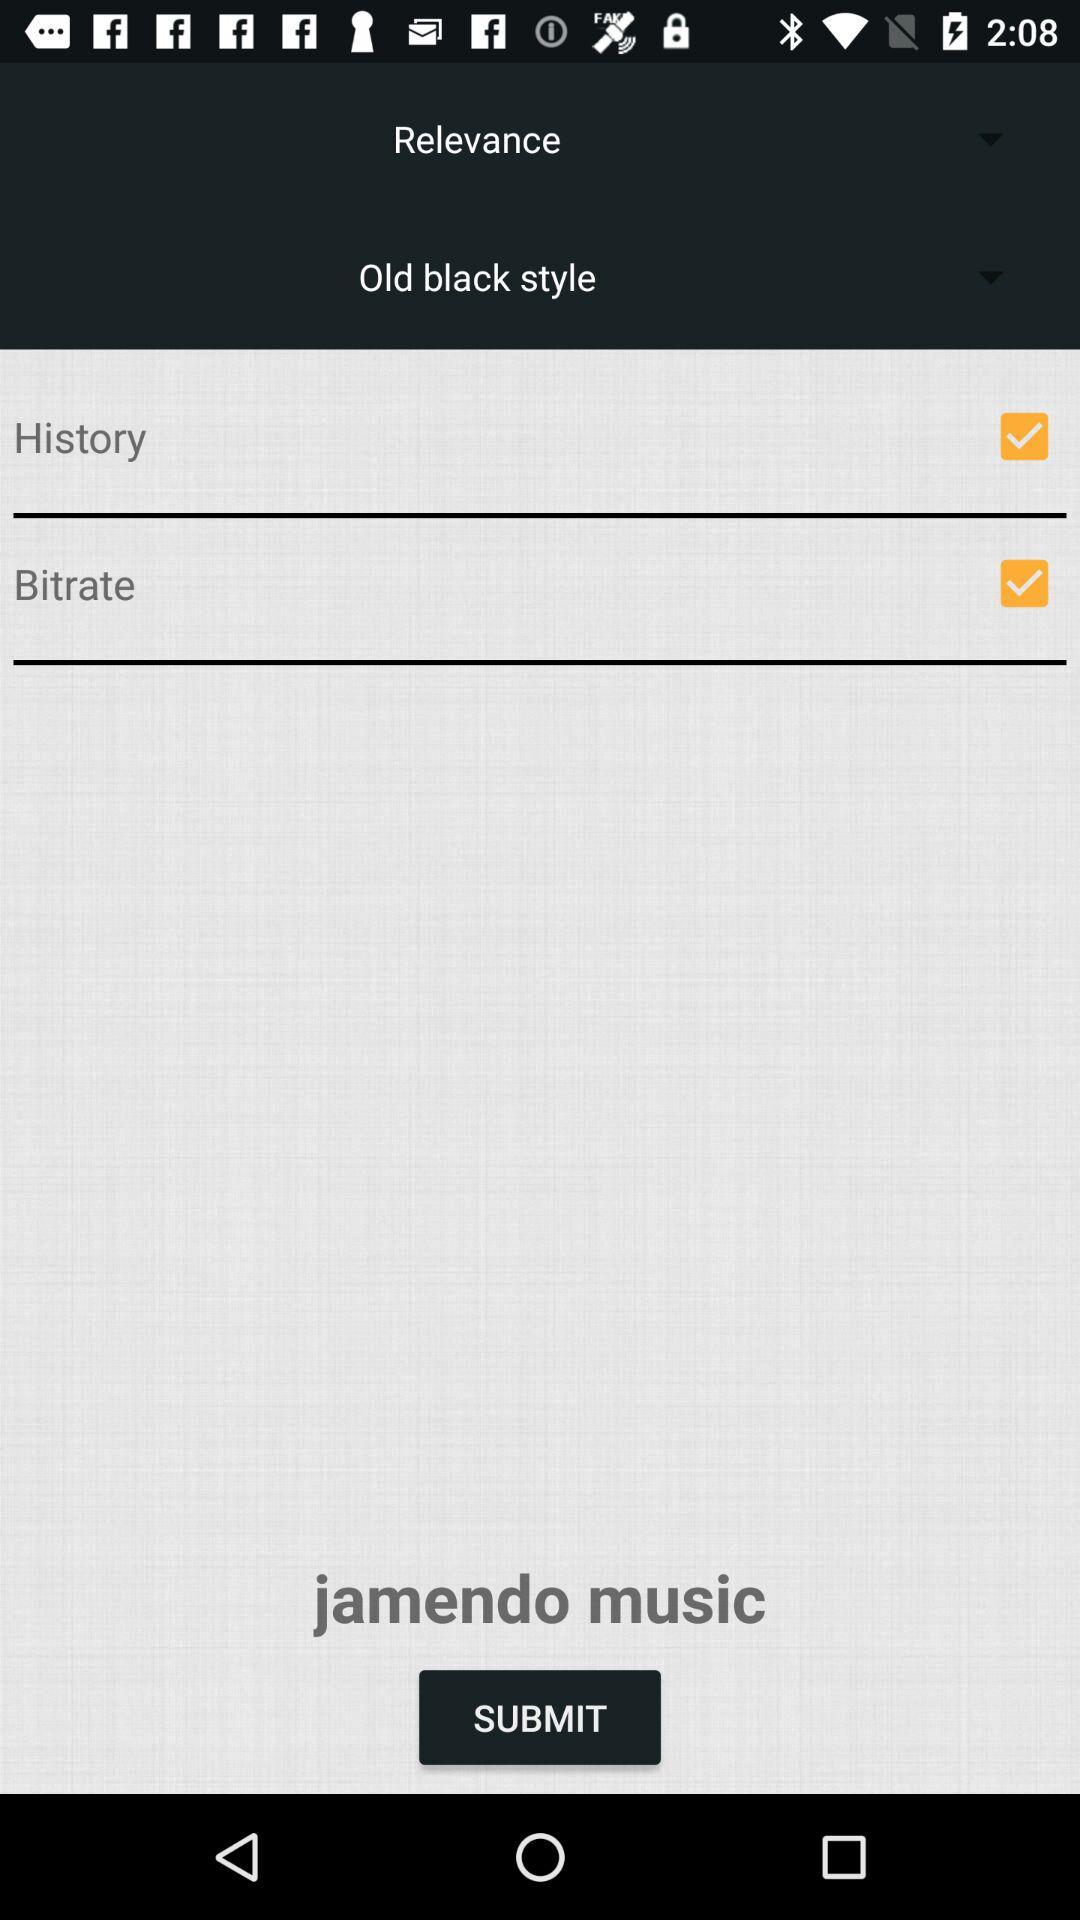 This screenshot has width=1080, height=1920. What do you see at coordinates (1024, 435) in the screenshot?
I see `the item to the right of the history item` at bounding box center [1024, 435].